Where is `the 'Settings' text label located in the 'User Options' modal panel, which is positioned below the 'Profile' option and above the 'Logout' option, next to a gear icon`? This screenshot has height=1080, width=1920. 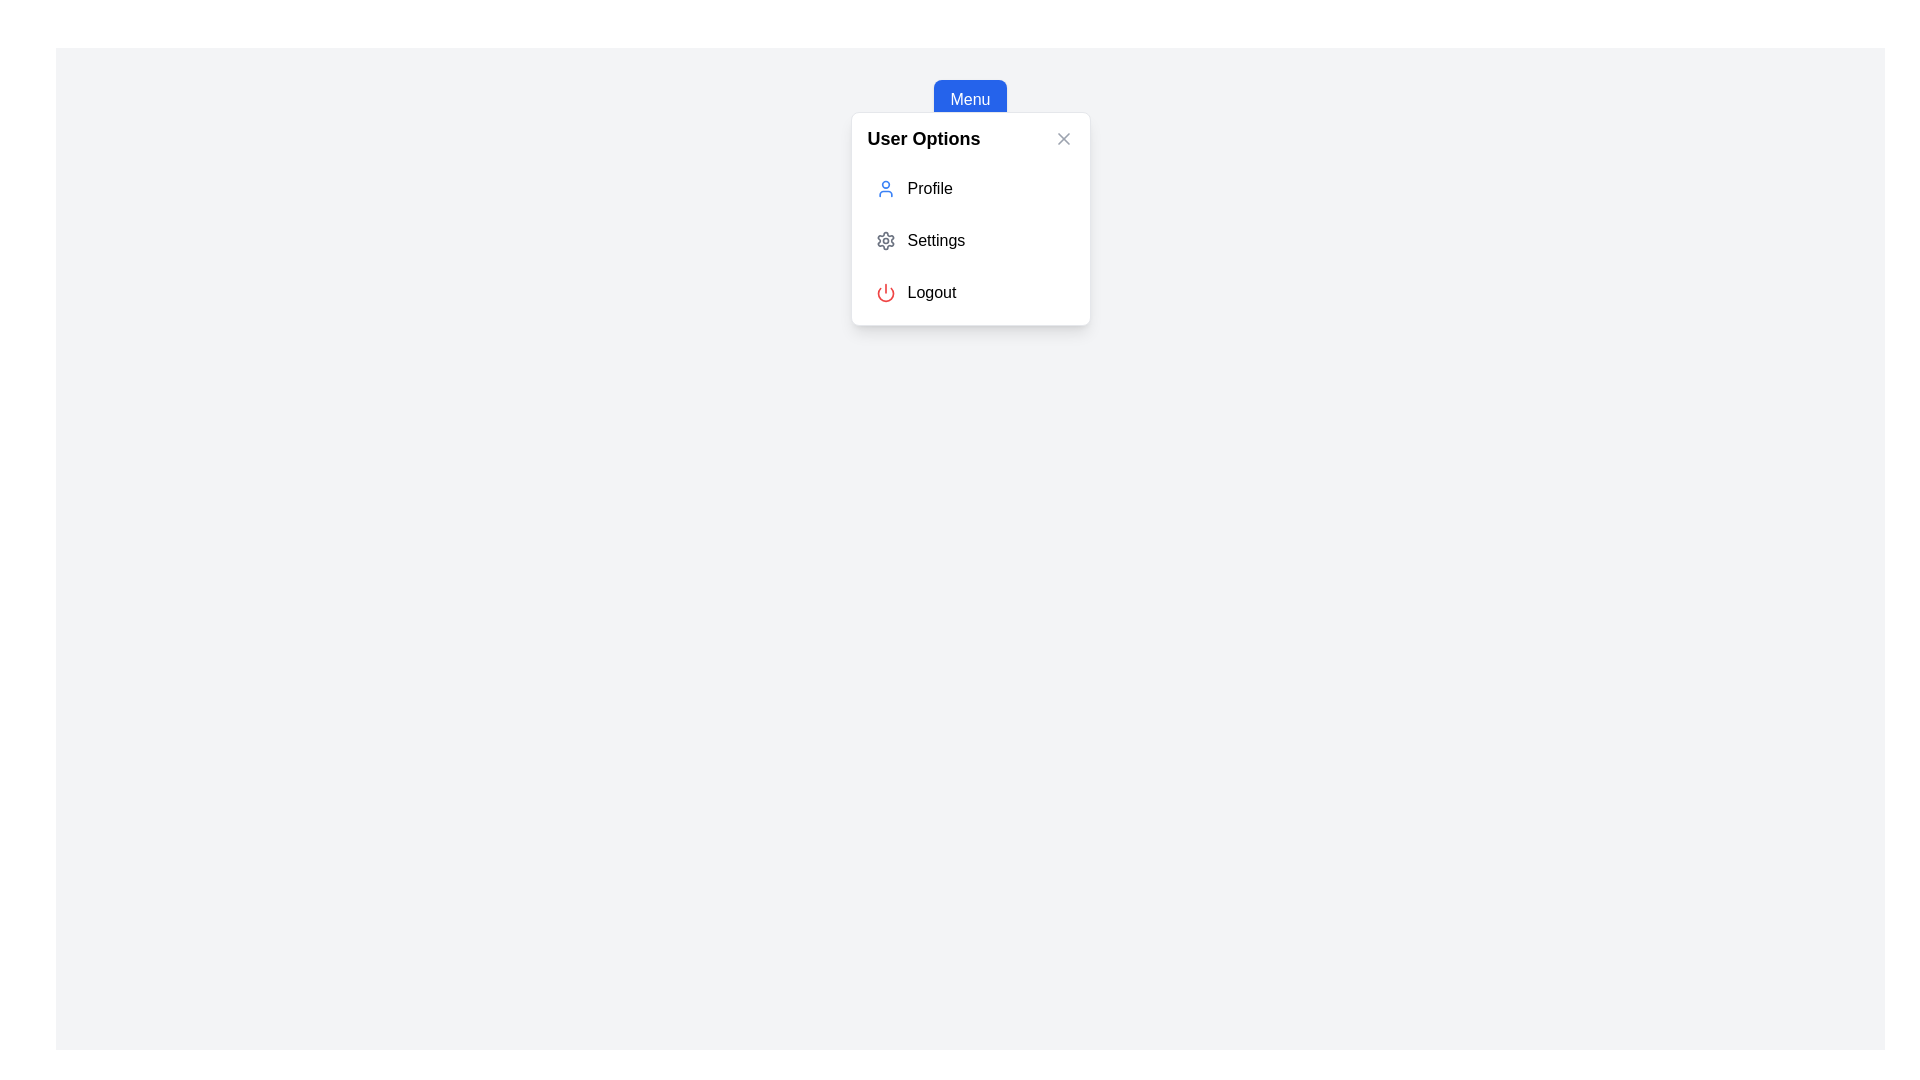 the 'Settings' text label located in the 'User Options' modal panel, which is positioned below the 'Profile' option and above the 'Logout' option, next to a gear icon is located at coordinates (935, 239).